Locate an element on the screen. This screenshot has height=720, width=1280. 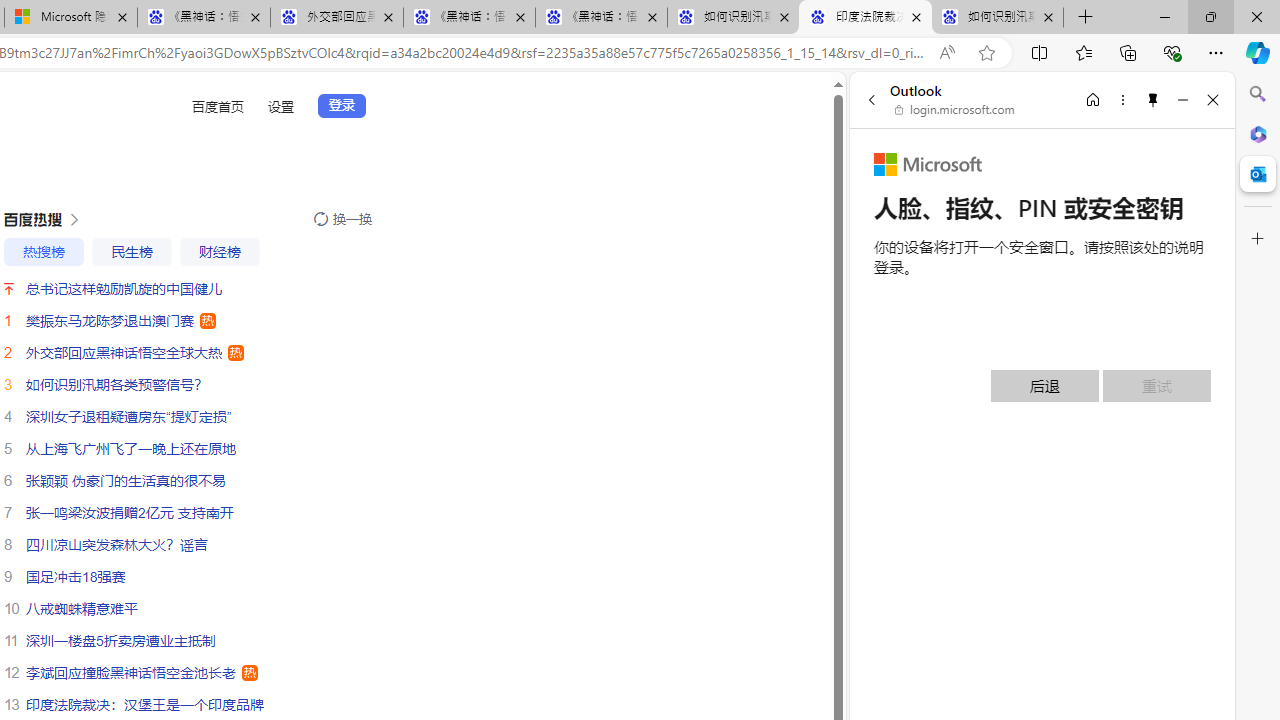
'login.microsoft.com' is located at coordinates (954, 110).